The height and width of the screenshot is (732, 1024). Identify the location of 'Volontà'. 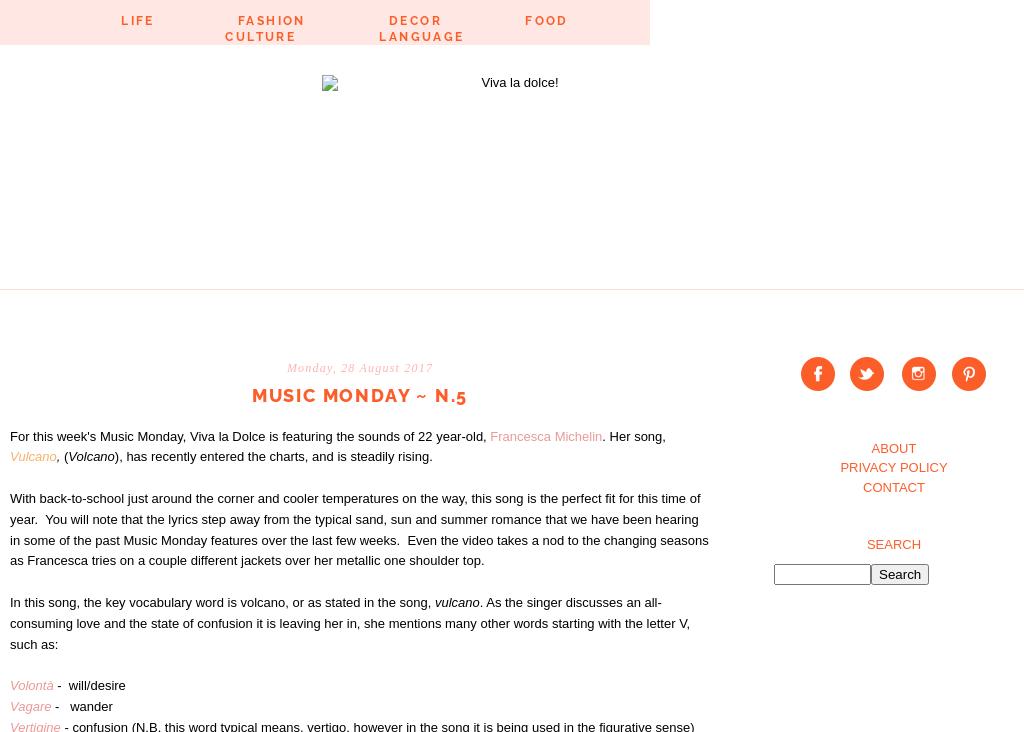
(10, 685).